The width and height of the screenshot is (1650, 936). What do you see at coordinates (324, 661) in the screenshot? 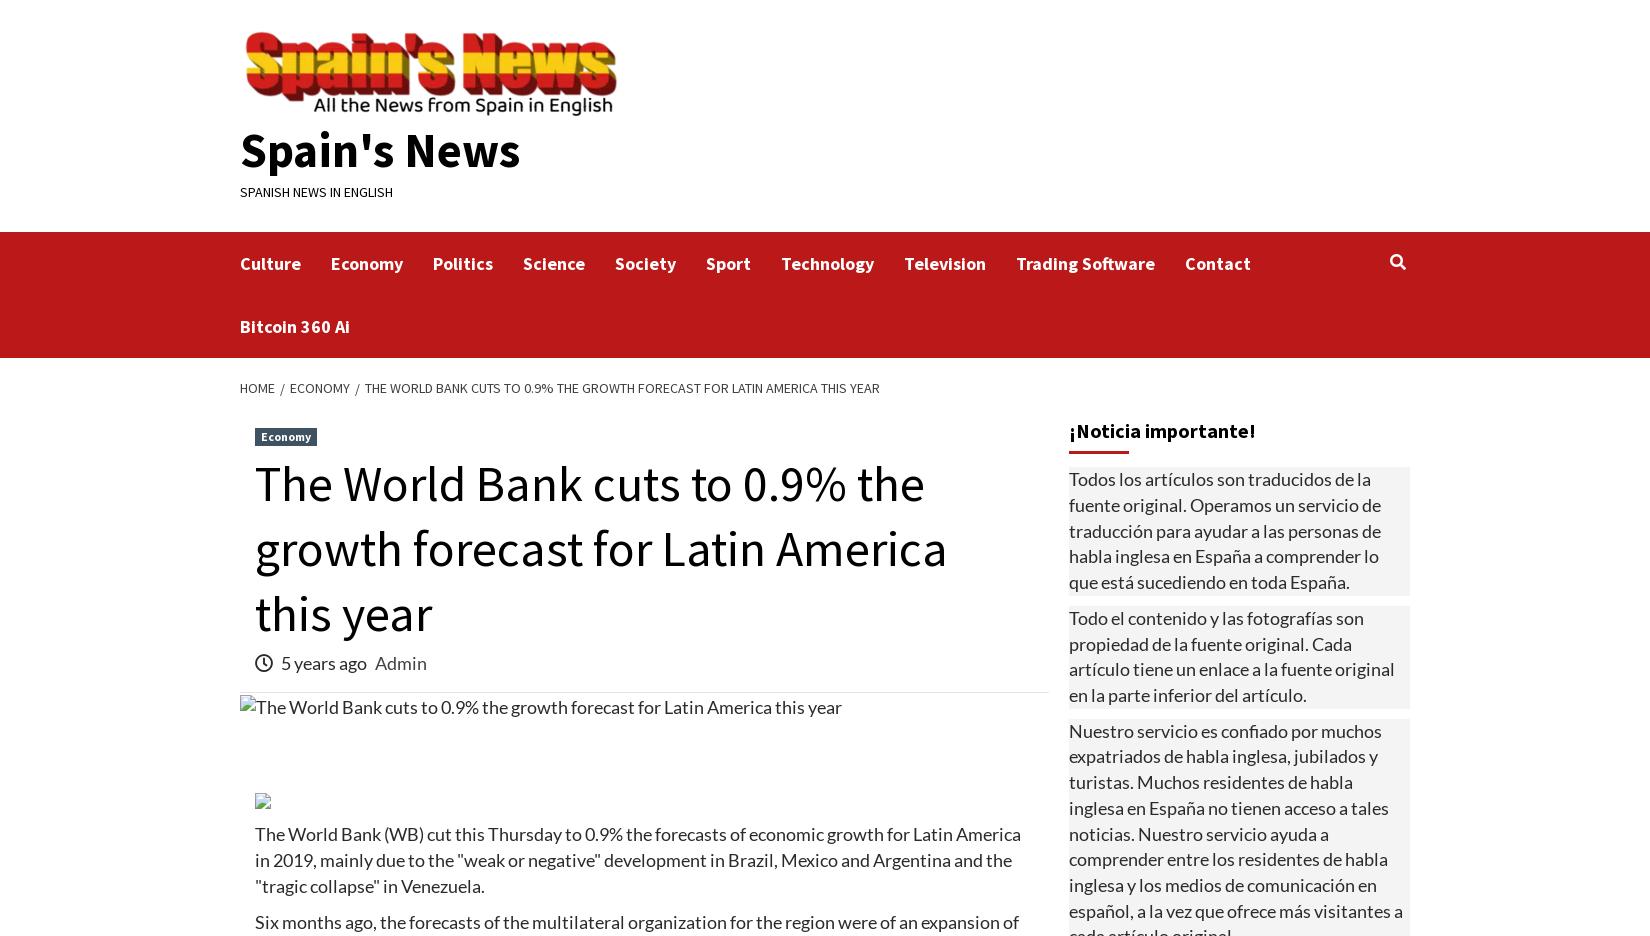
I see `'5 years ago'` at bounding box center [324, 661].